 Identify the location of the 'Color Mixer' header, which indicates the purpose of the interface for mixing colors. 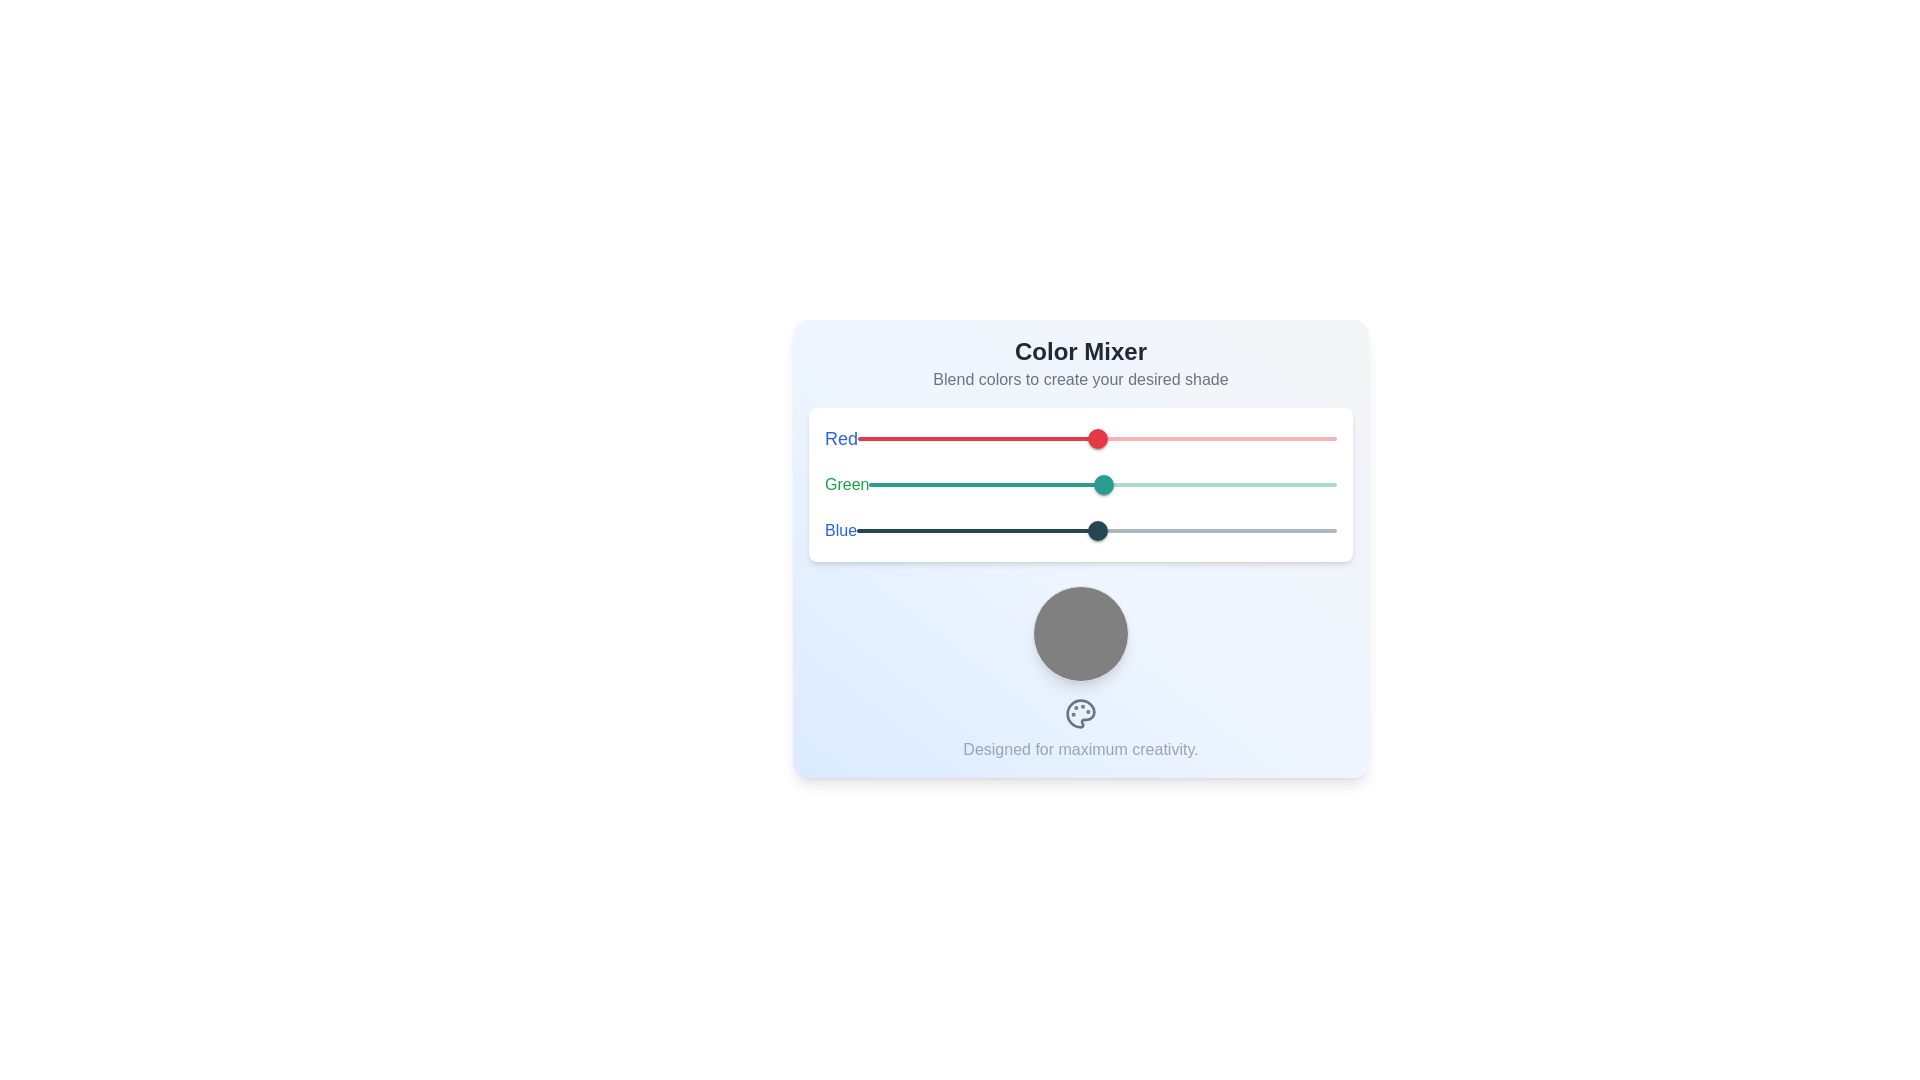
(1079, 363).